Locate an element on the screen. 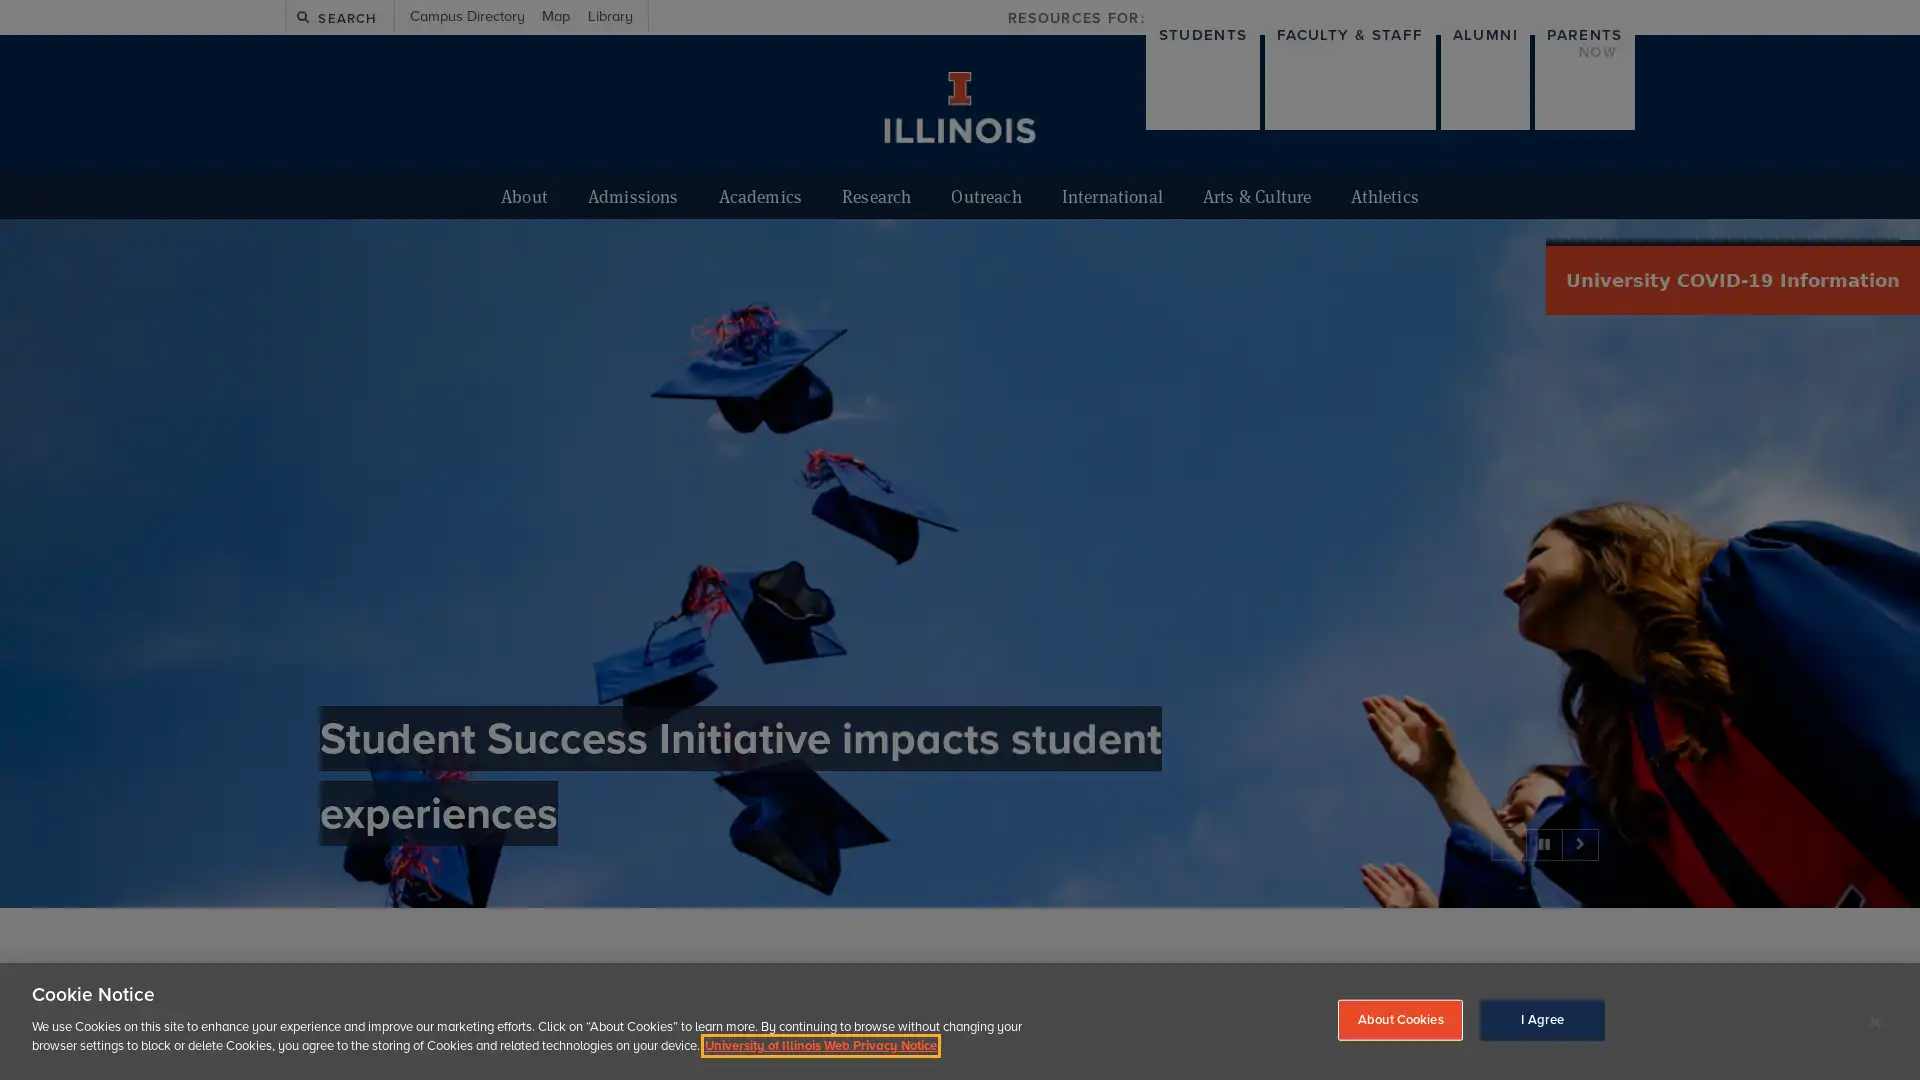 Image resolution: width=1920 pixels, height=1080 pixels. About Cookies is located at coordinates (1399, 1019).